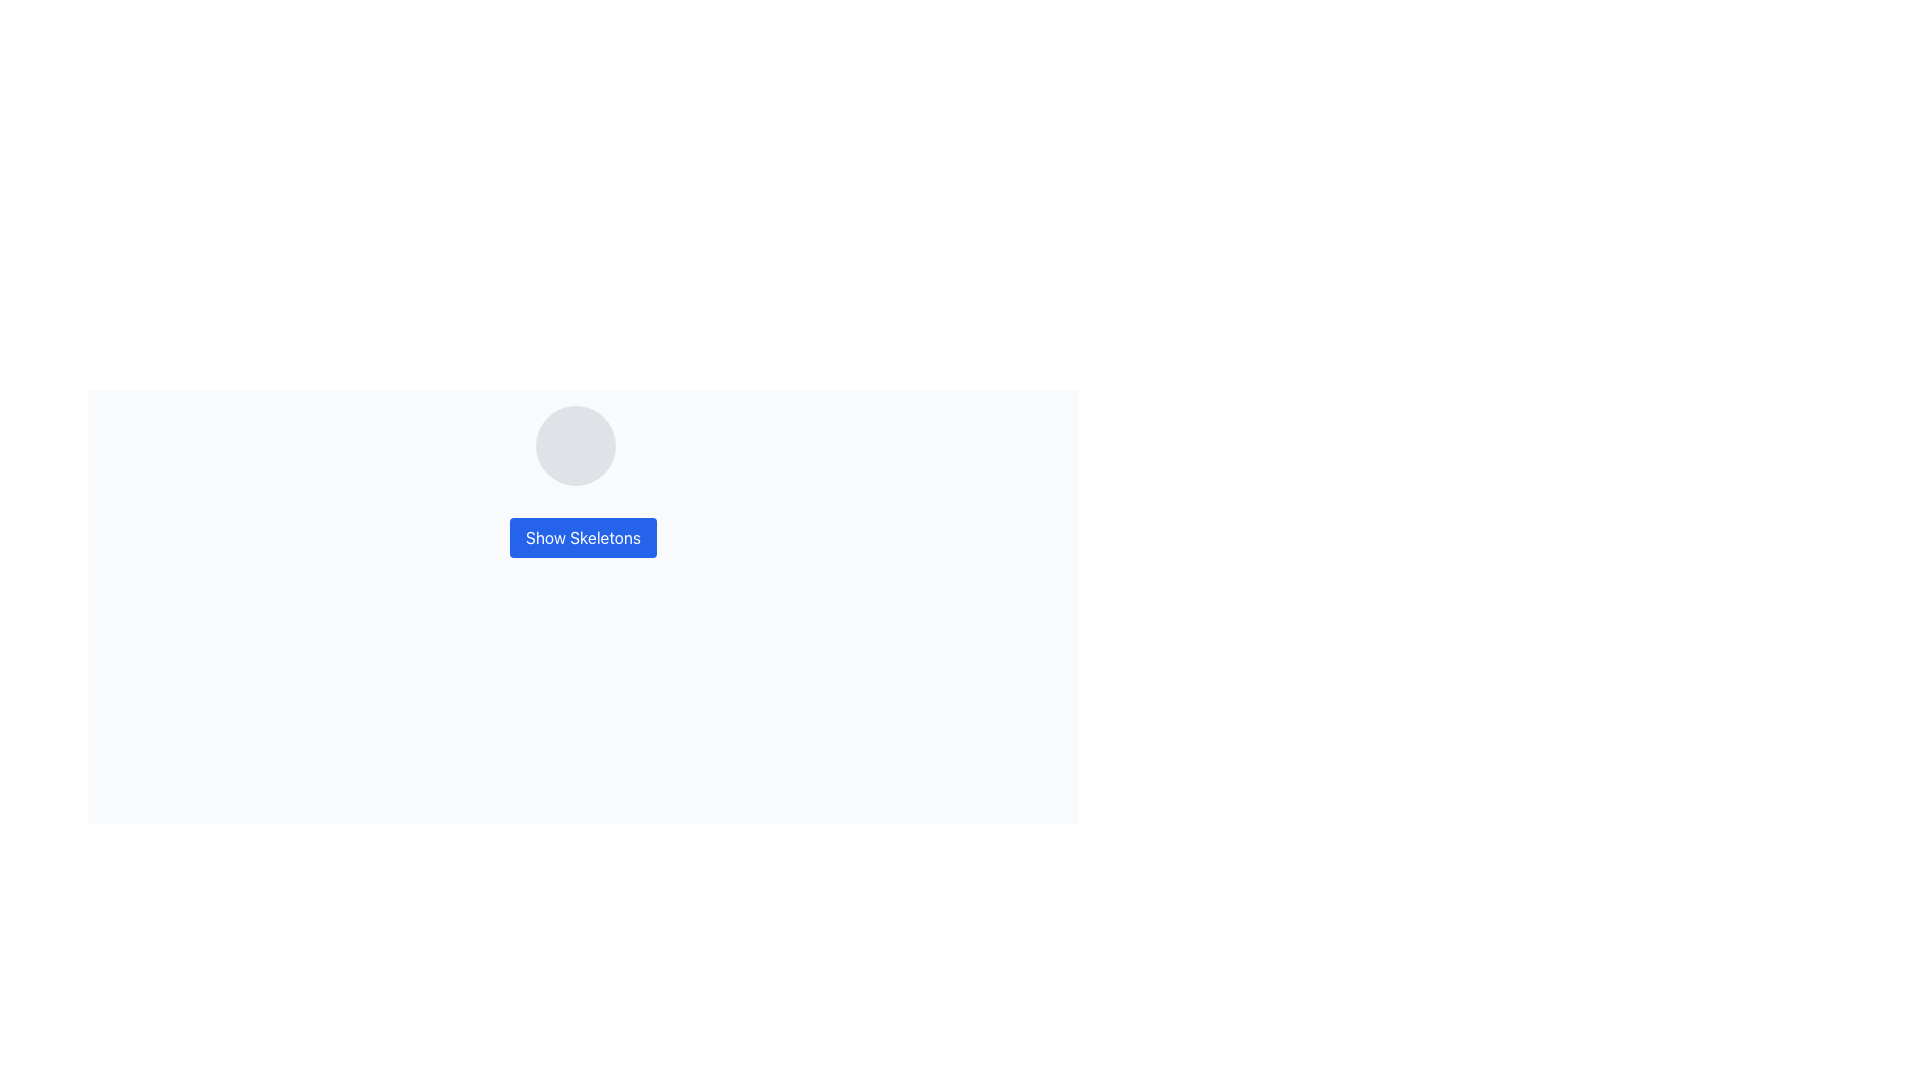  Describe the element at coordinates (582, 445) in the screenshot. I see `the skeleton or placeholder element that indicates a loading state, positioned above the 'Show Skeletons' button` at that location.